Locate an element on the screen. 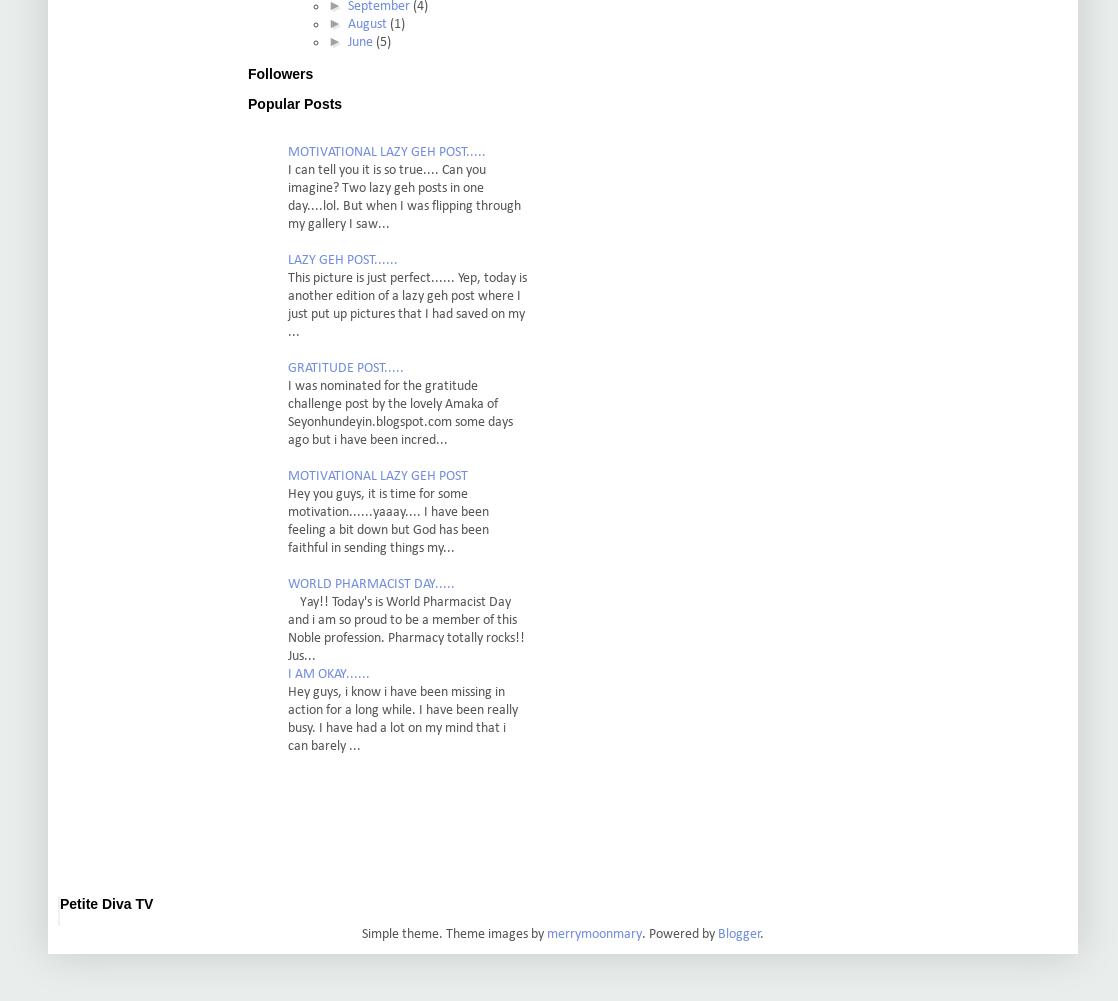 Image resolution: width=1118 pixels, height=1001 pixels. 'Popular Posts' is located at coordinates (247, 103).